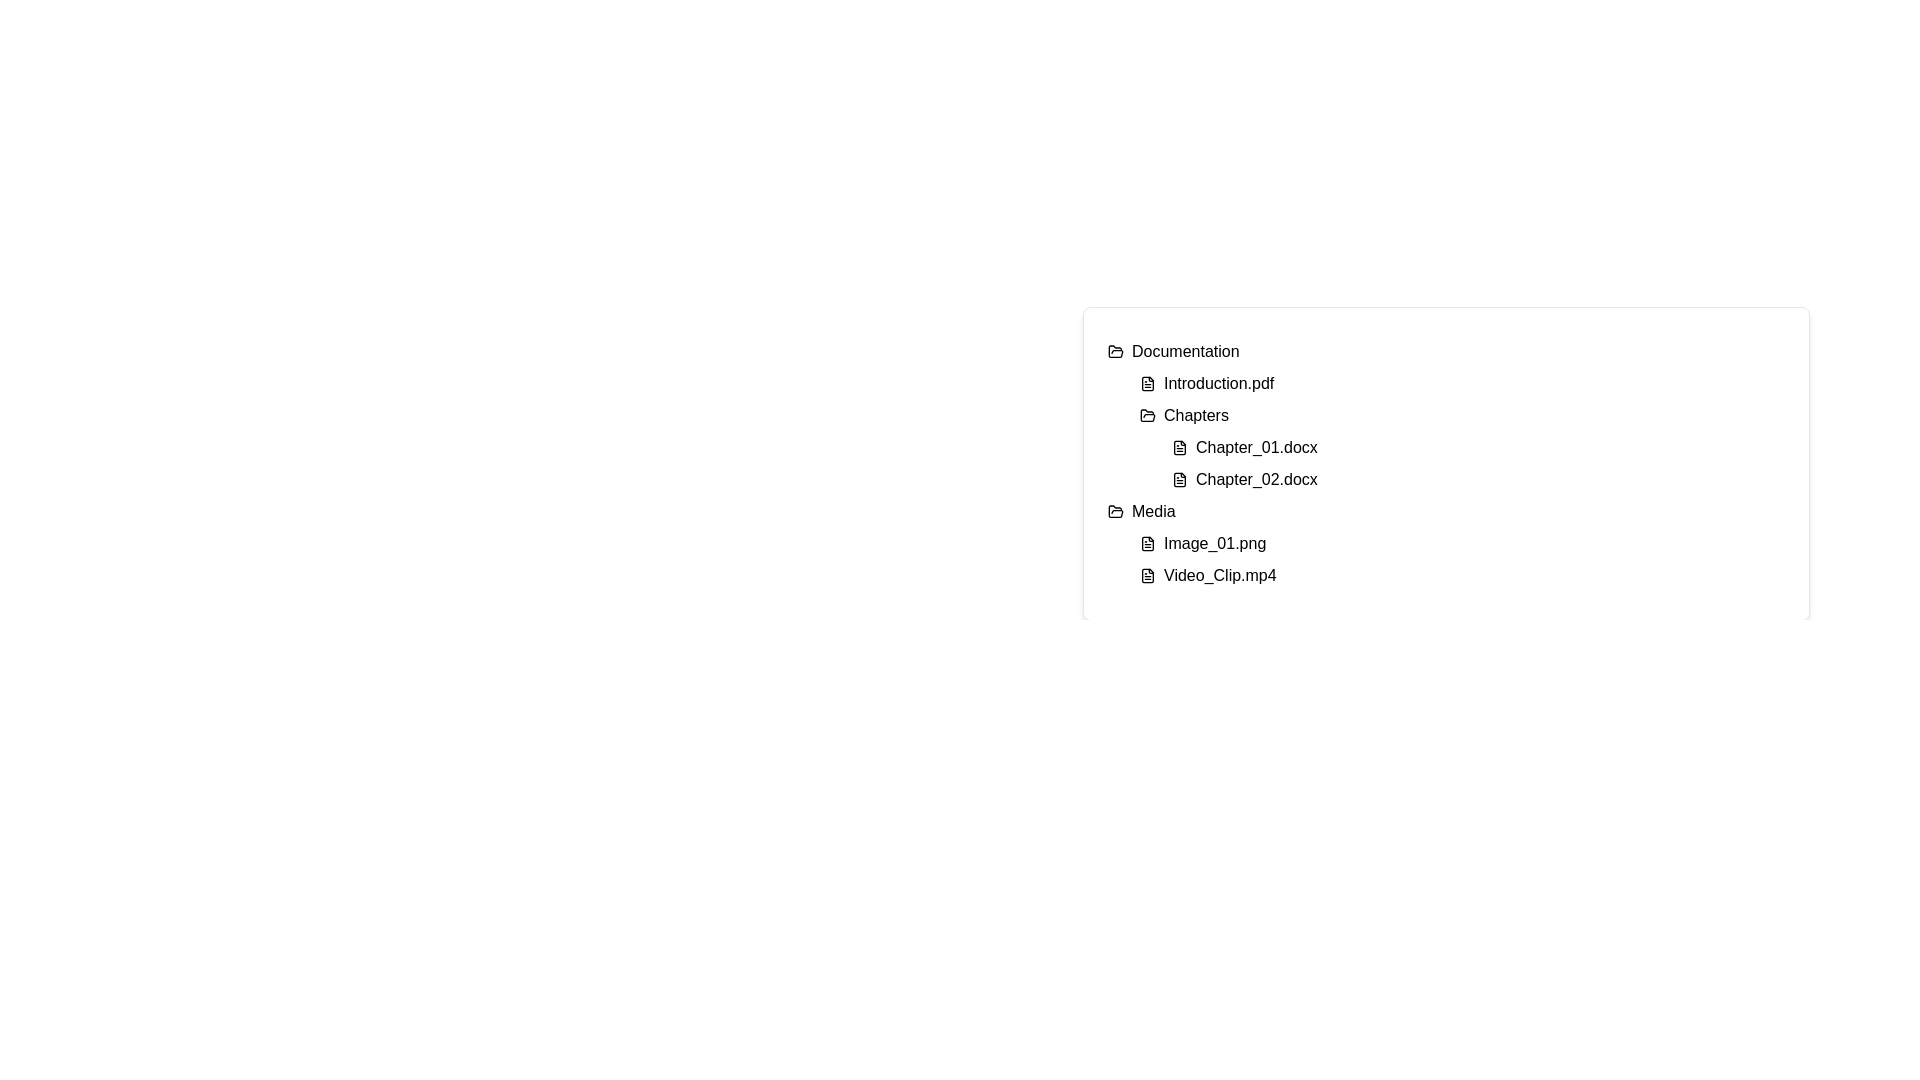  Describe the element at coordinates (1147, 414) in the screenshot. I see `the open folder icon in the file management interface to indicate accessibility of files or subfolders` at that location.